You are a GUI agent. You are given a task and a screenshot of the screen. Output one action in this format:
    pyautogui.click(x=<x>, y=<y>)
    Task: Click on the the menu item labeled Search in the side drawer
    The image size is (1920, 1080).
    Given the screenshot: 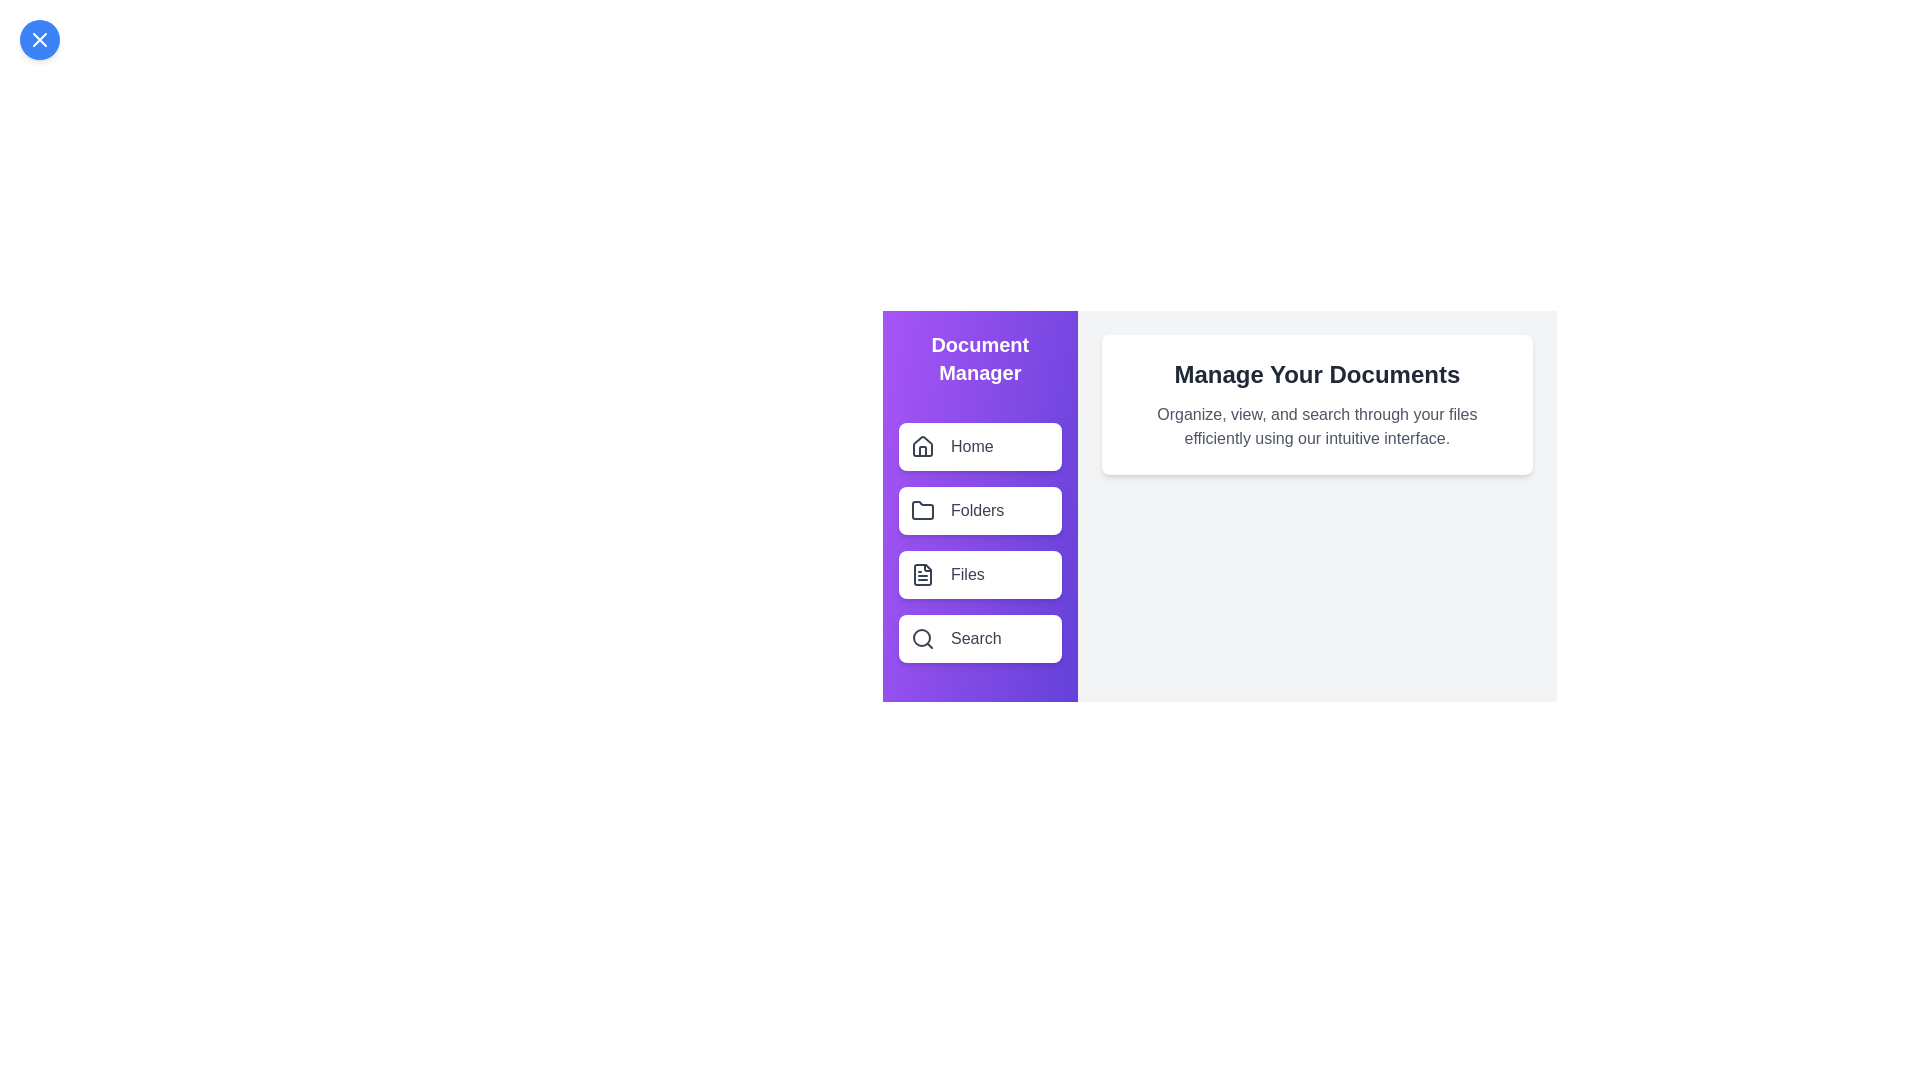 What is the action you would take?
    pyautogui.click(x=979, y=639)
    